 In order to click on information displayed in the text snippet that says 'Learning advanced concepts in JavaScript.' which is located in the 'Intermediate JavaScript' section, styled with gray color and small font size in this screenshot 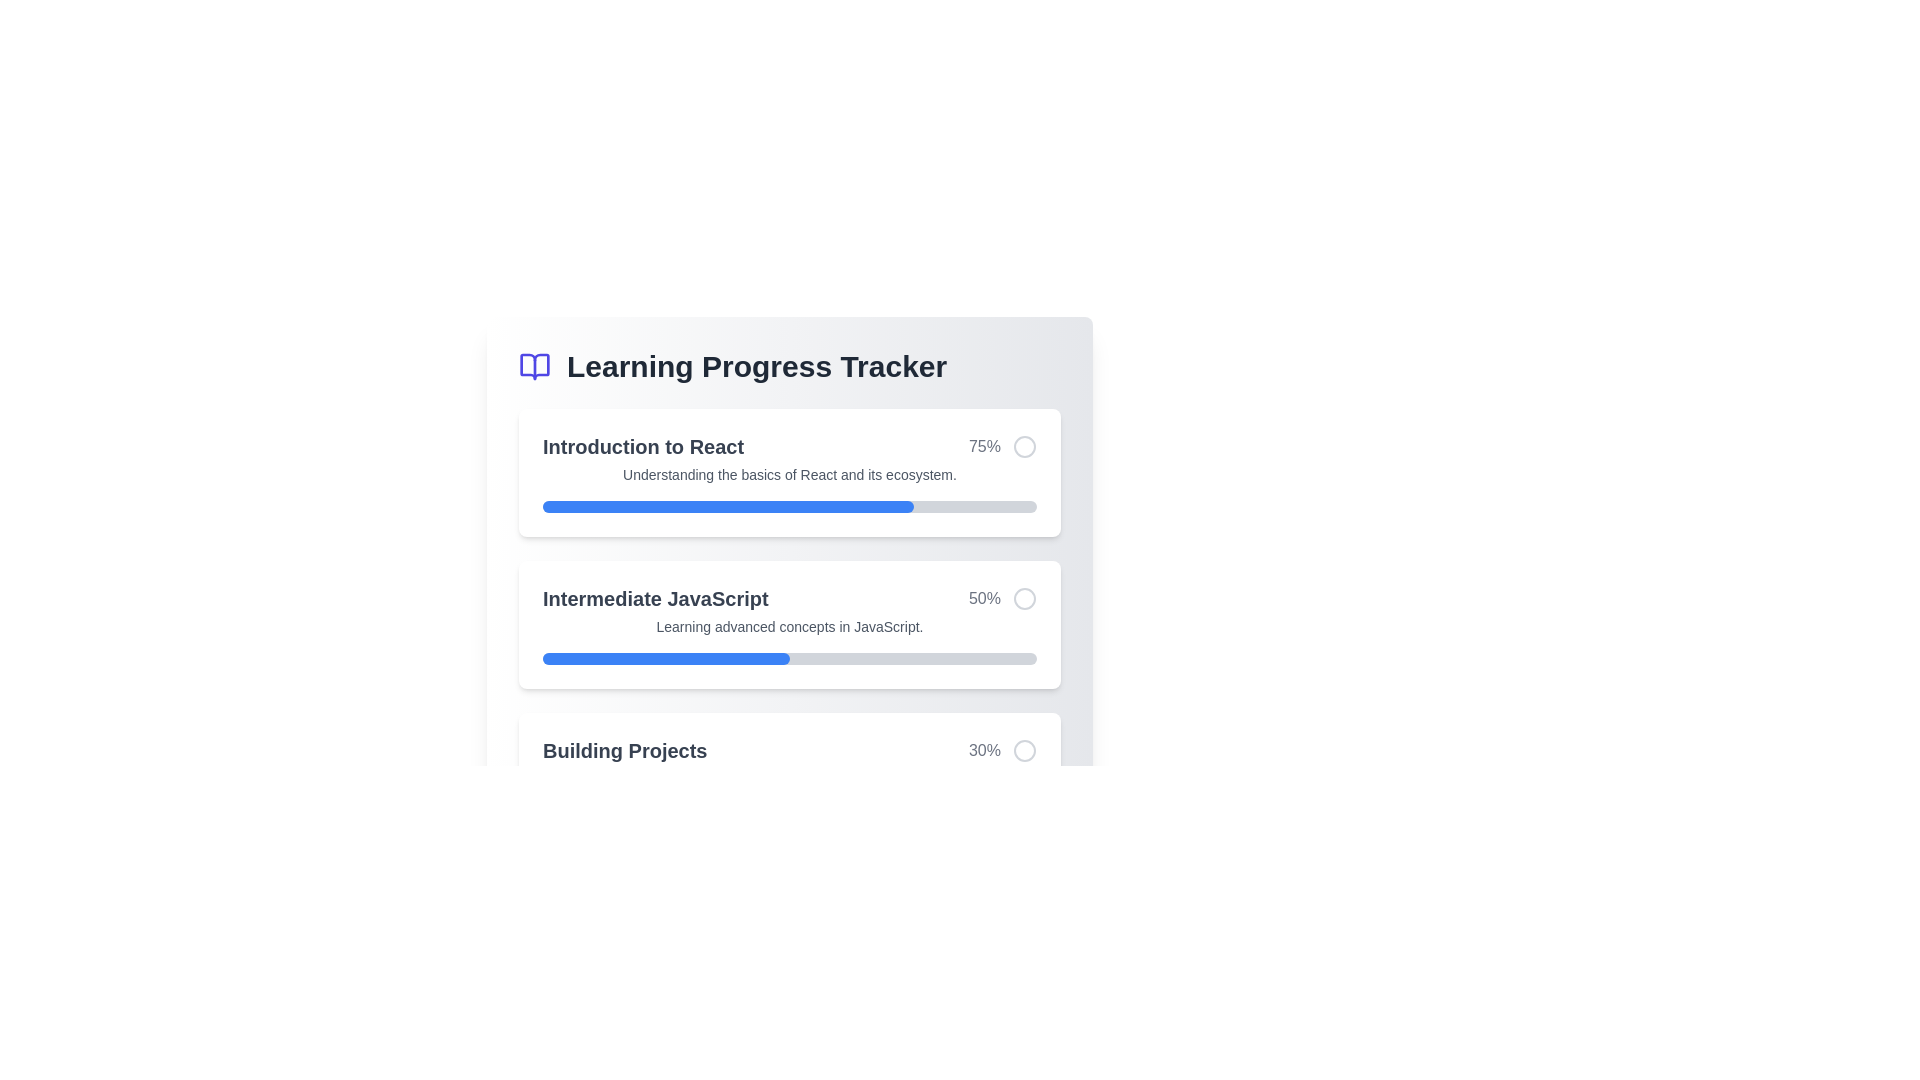, I will do `click(789, 626)`.